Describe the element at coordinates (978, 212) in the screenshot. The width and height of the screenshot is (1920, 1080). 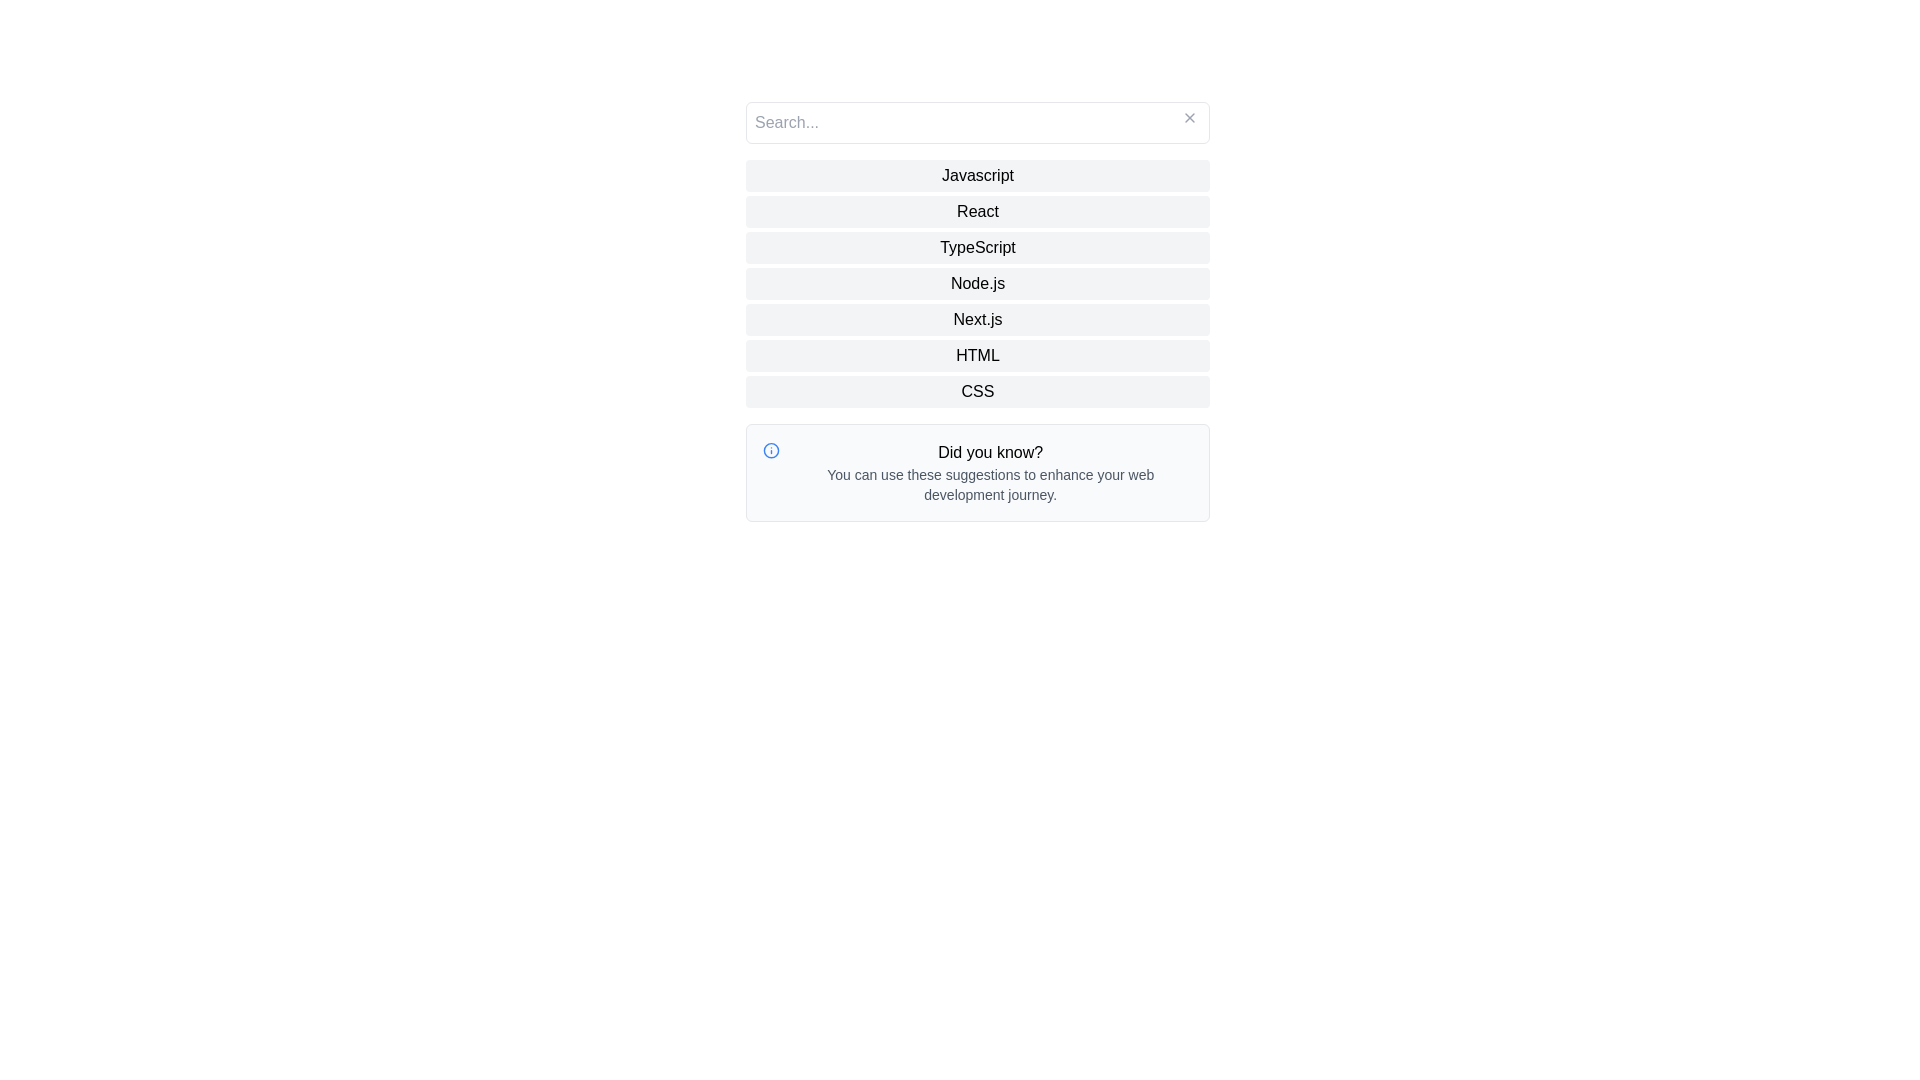
I see `the 'React' button, which is a horizontally centered rectangular tab with rounded corners and a light gray background, positioned second in a list of tabs` at that location.